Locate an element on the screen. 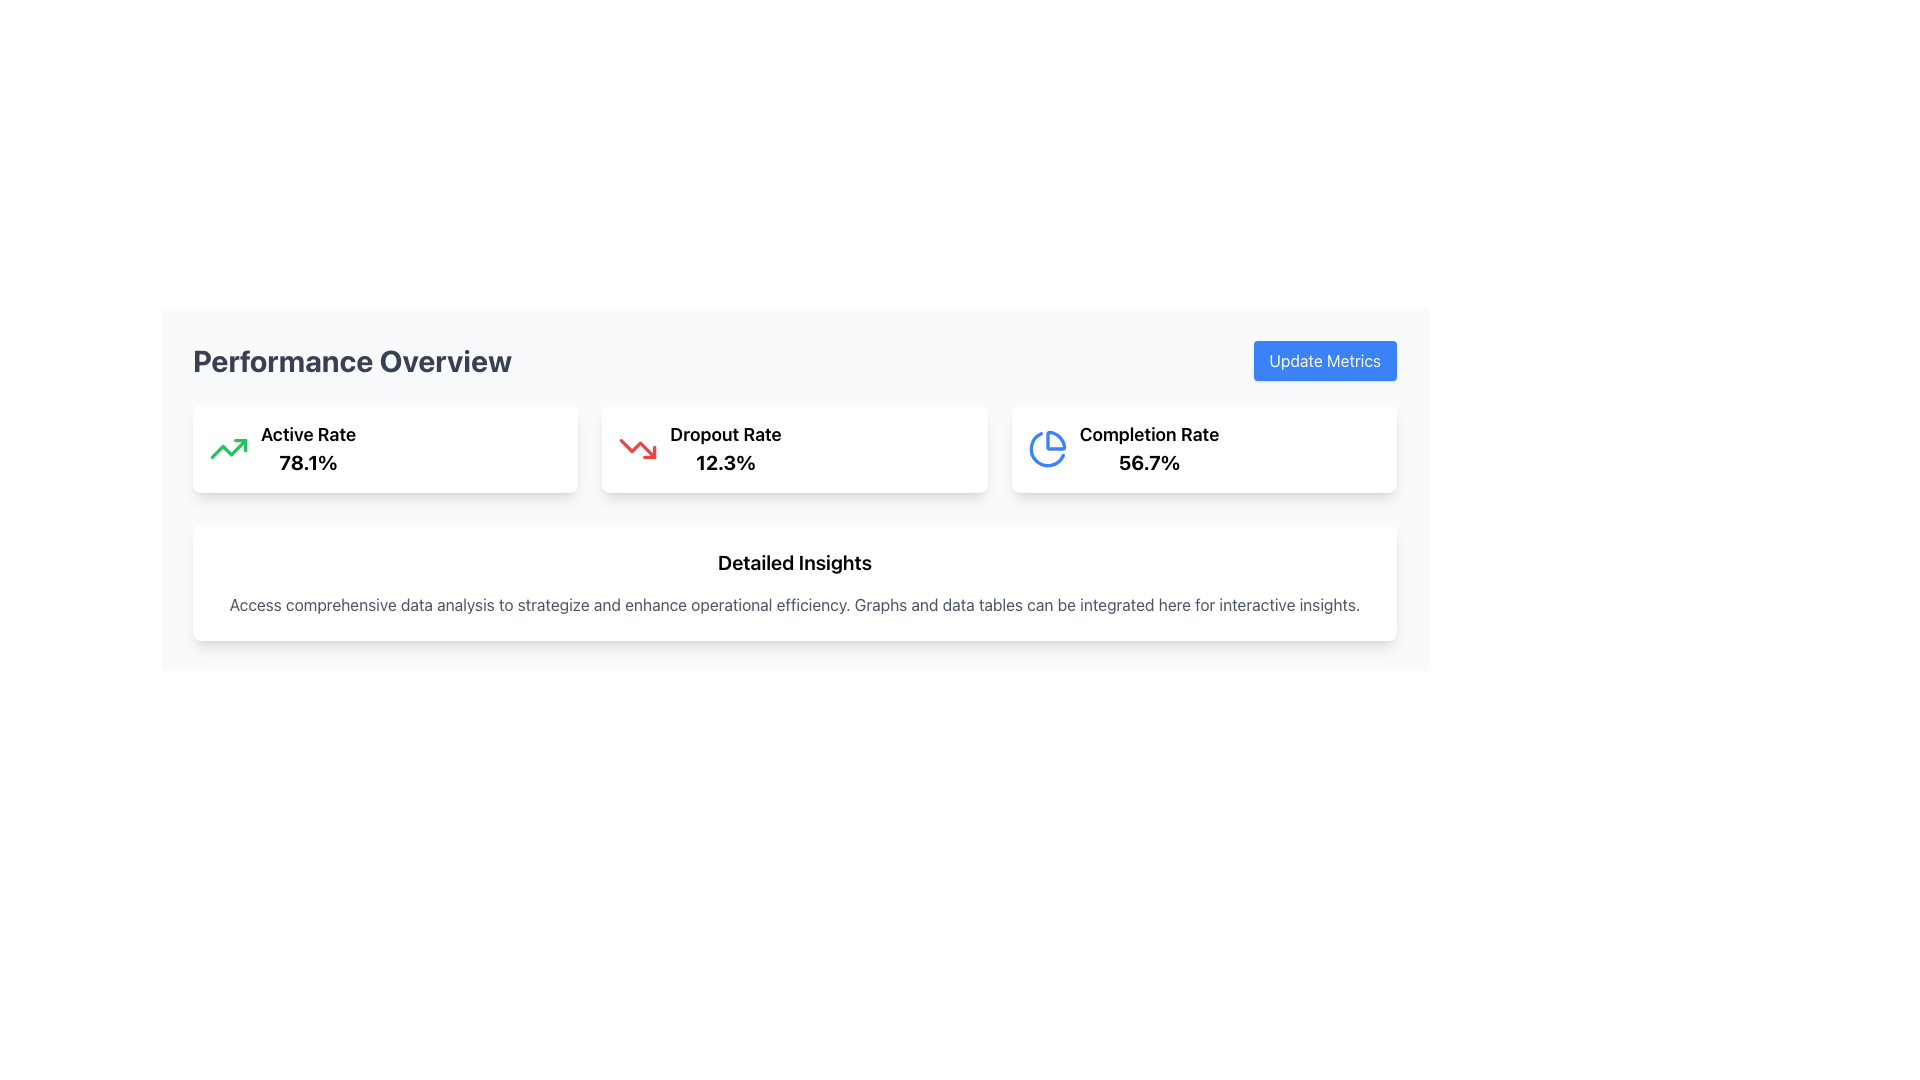  the blue pie chart icon in the rightmost Information display card labeled 'Completion Rate' if it is interactive is located at coordinates (1123, 447).